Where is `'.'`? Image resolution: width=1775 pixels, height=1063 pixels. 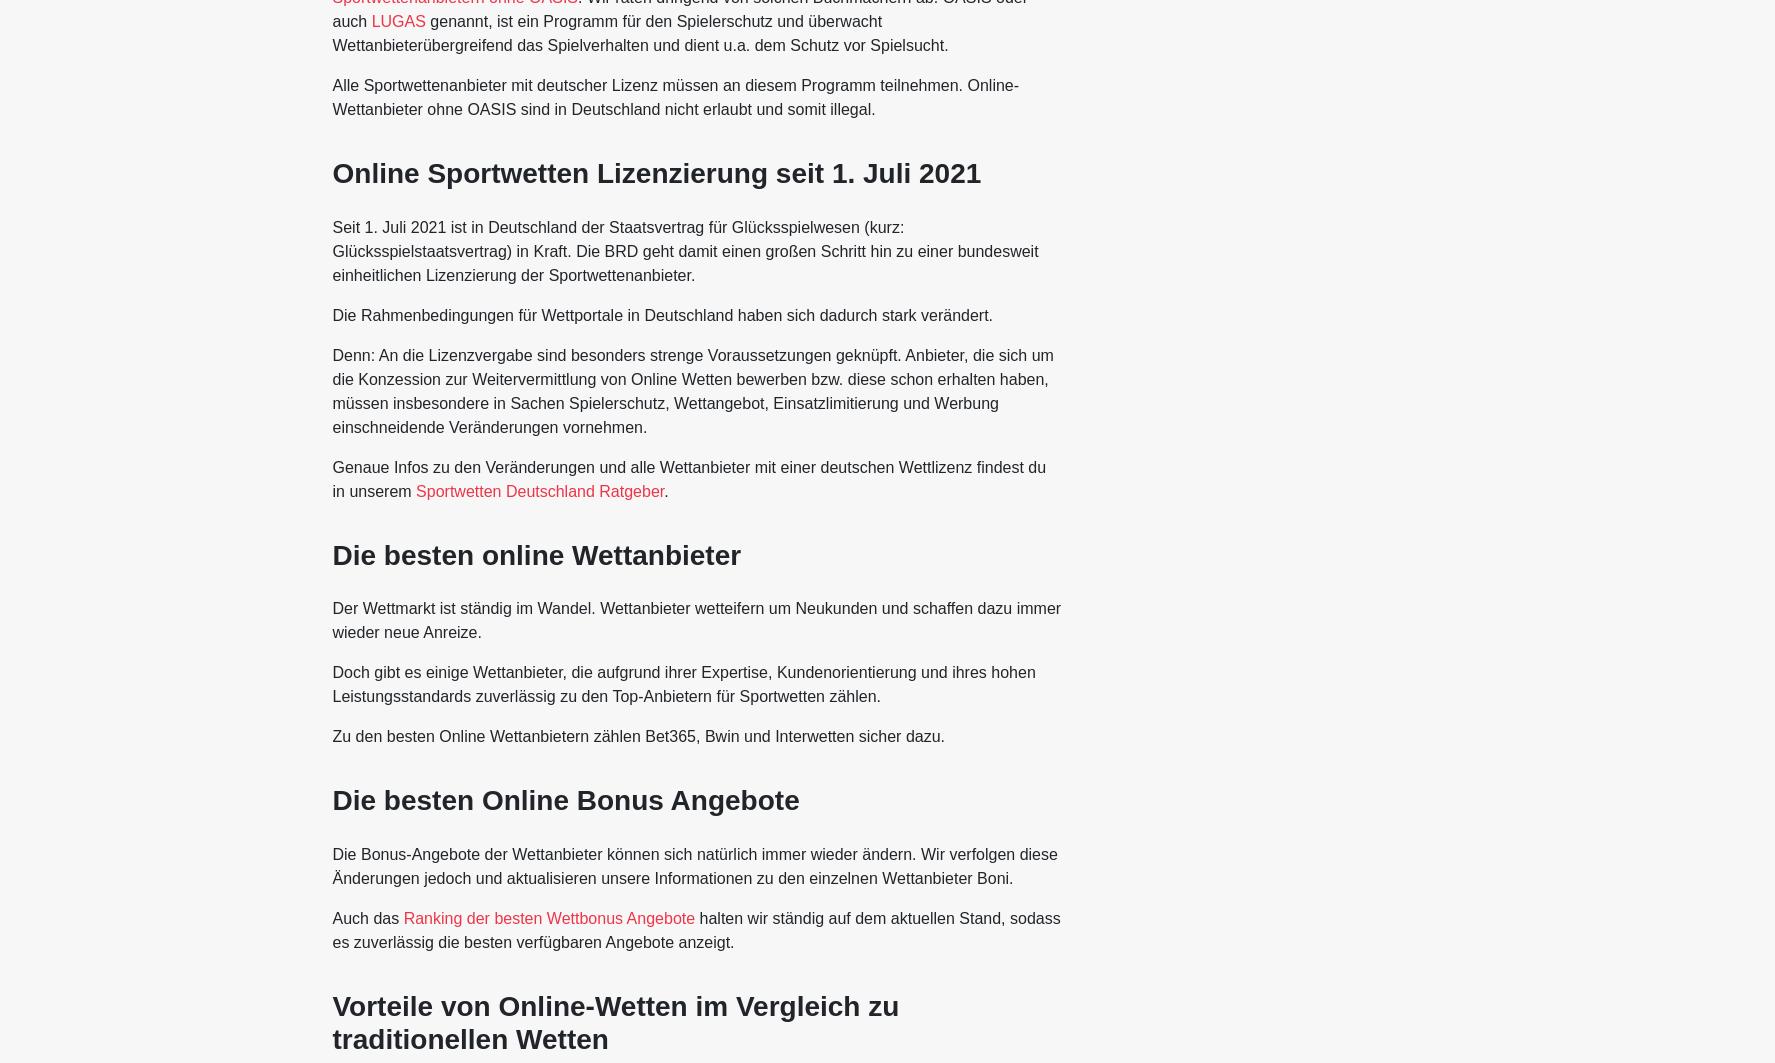
'.' is located at coordinates (664, 490).